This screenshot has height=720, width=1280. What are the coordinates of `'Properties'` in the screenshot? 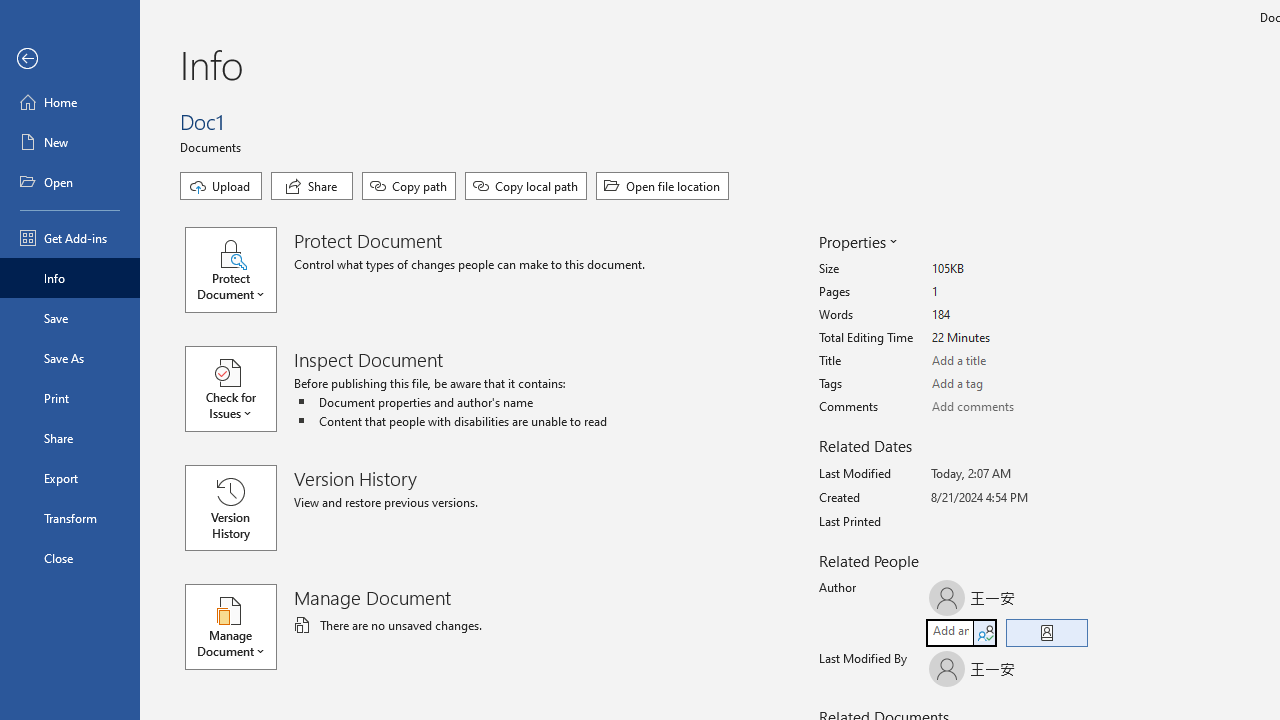 It's located at (856, 240).